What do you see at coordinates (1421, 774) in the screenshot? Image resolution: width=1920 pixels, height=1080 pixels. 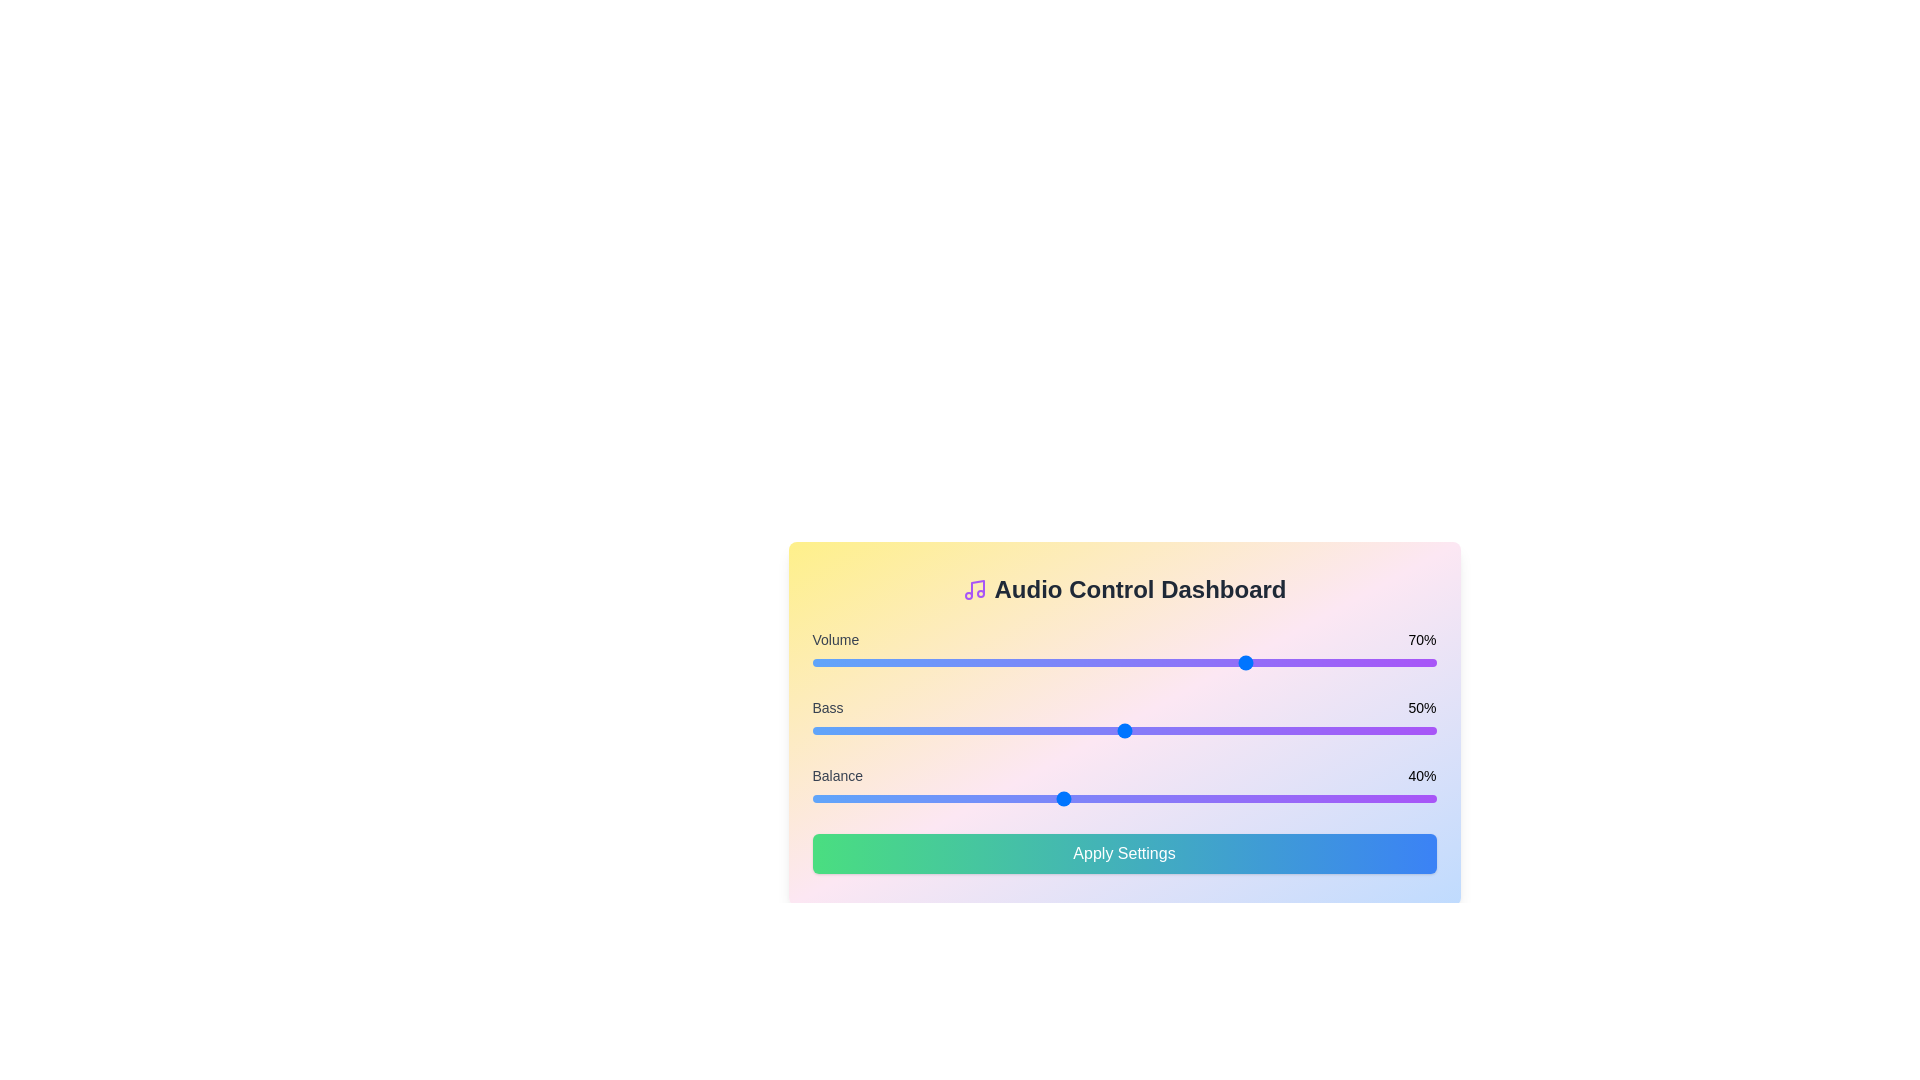 I see `current value displayed by the Text Label indicating the balance percentage, located at the far right of the 'Balance' section` at bounding box center [1421, 774].